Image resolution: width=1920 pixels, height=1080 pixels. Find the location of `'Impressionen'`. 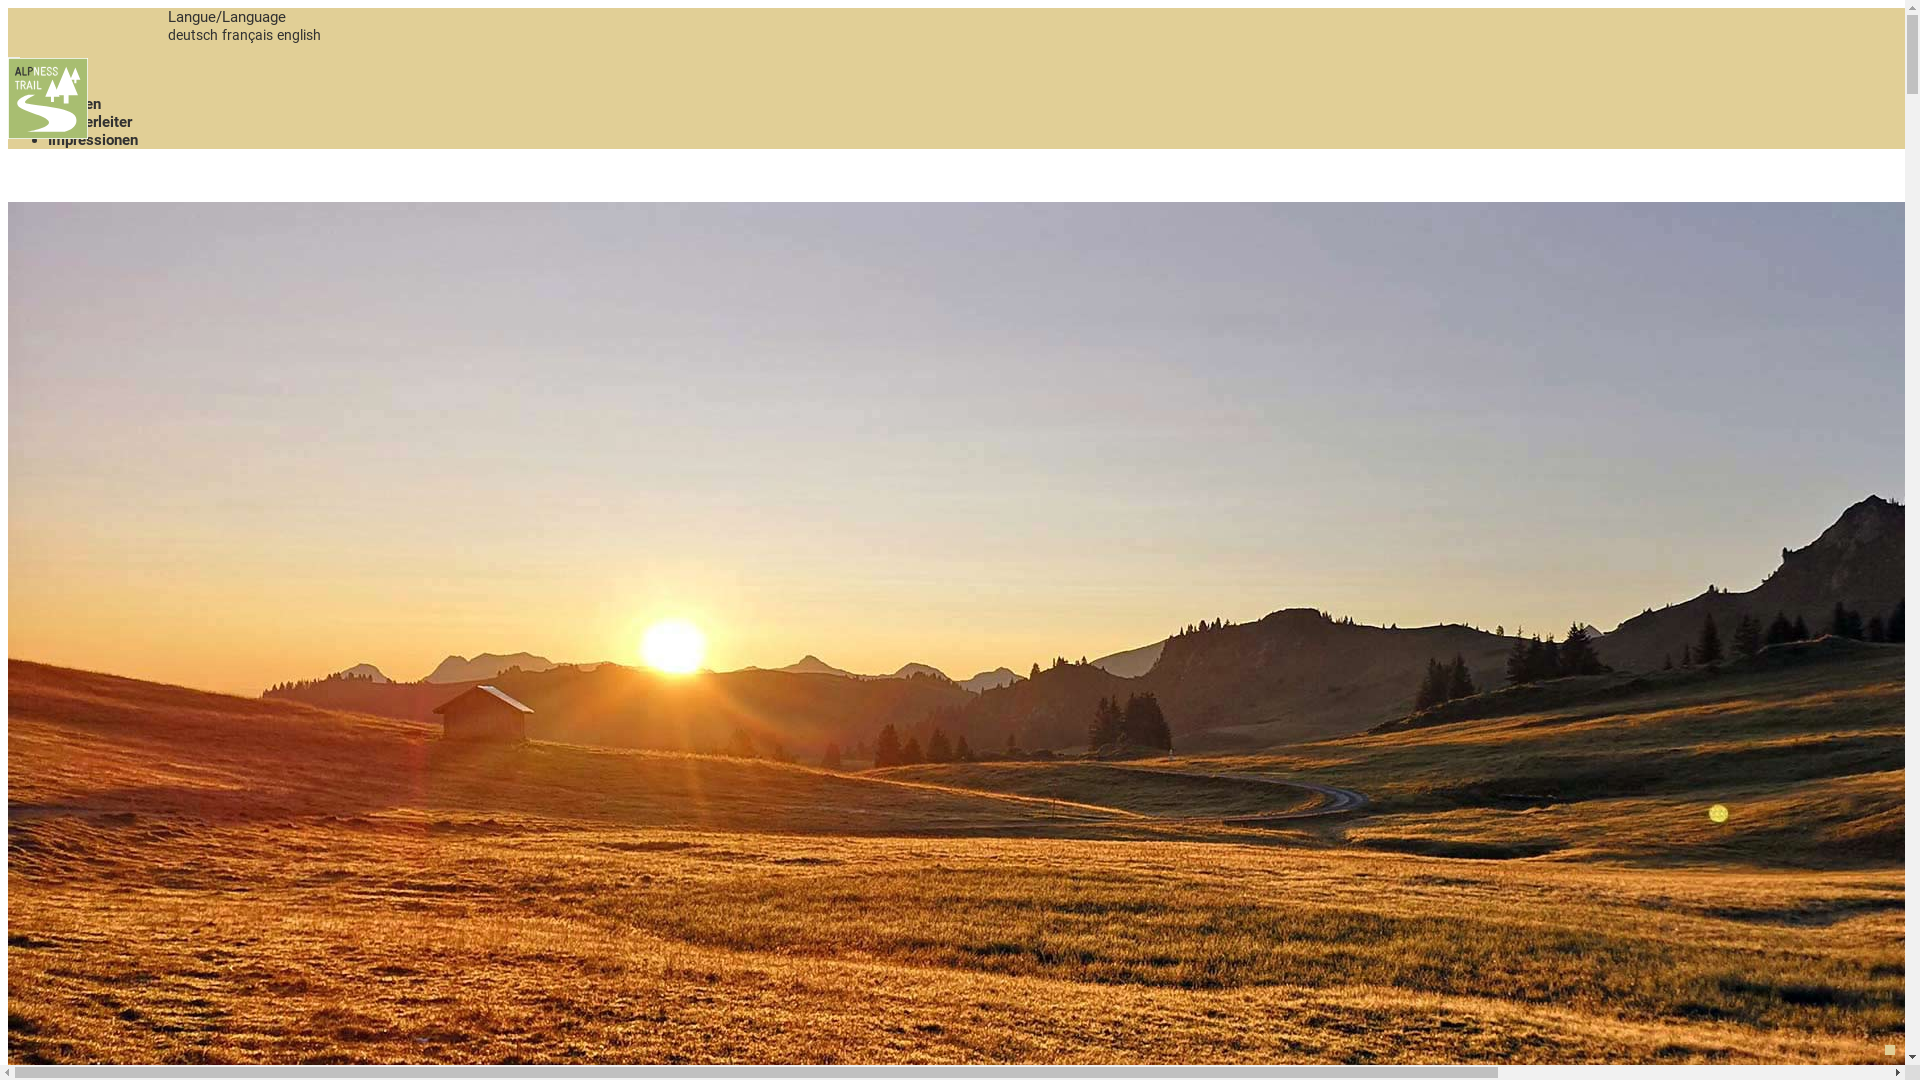

'Impressionen' is located at coordinates (91, 138).